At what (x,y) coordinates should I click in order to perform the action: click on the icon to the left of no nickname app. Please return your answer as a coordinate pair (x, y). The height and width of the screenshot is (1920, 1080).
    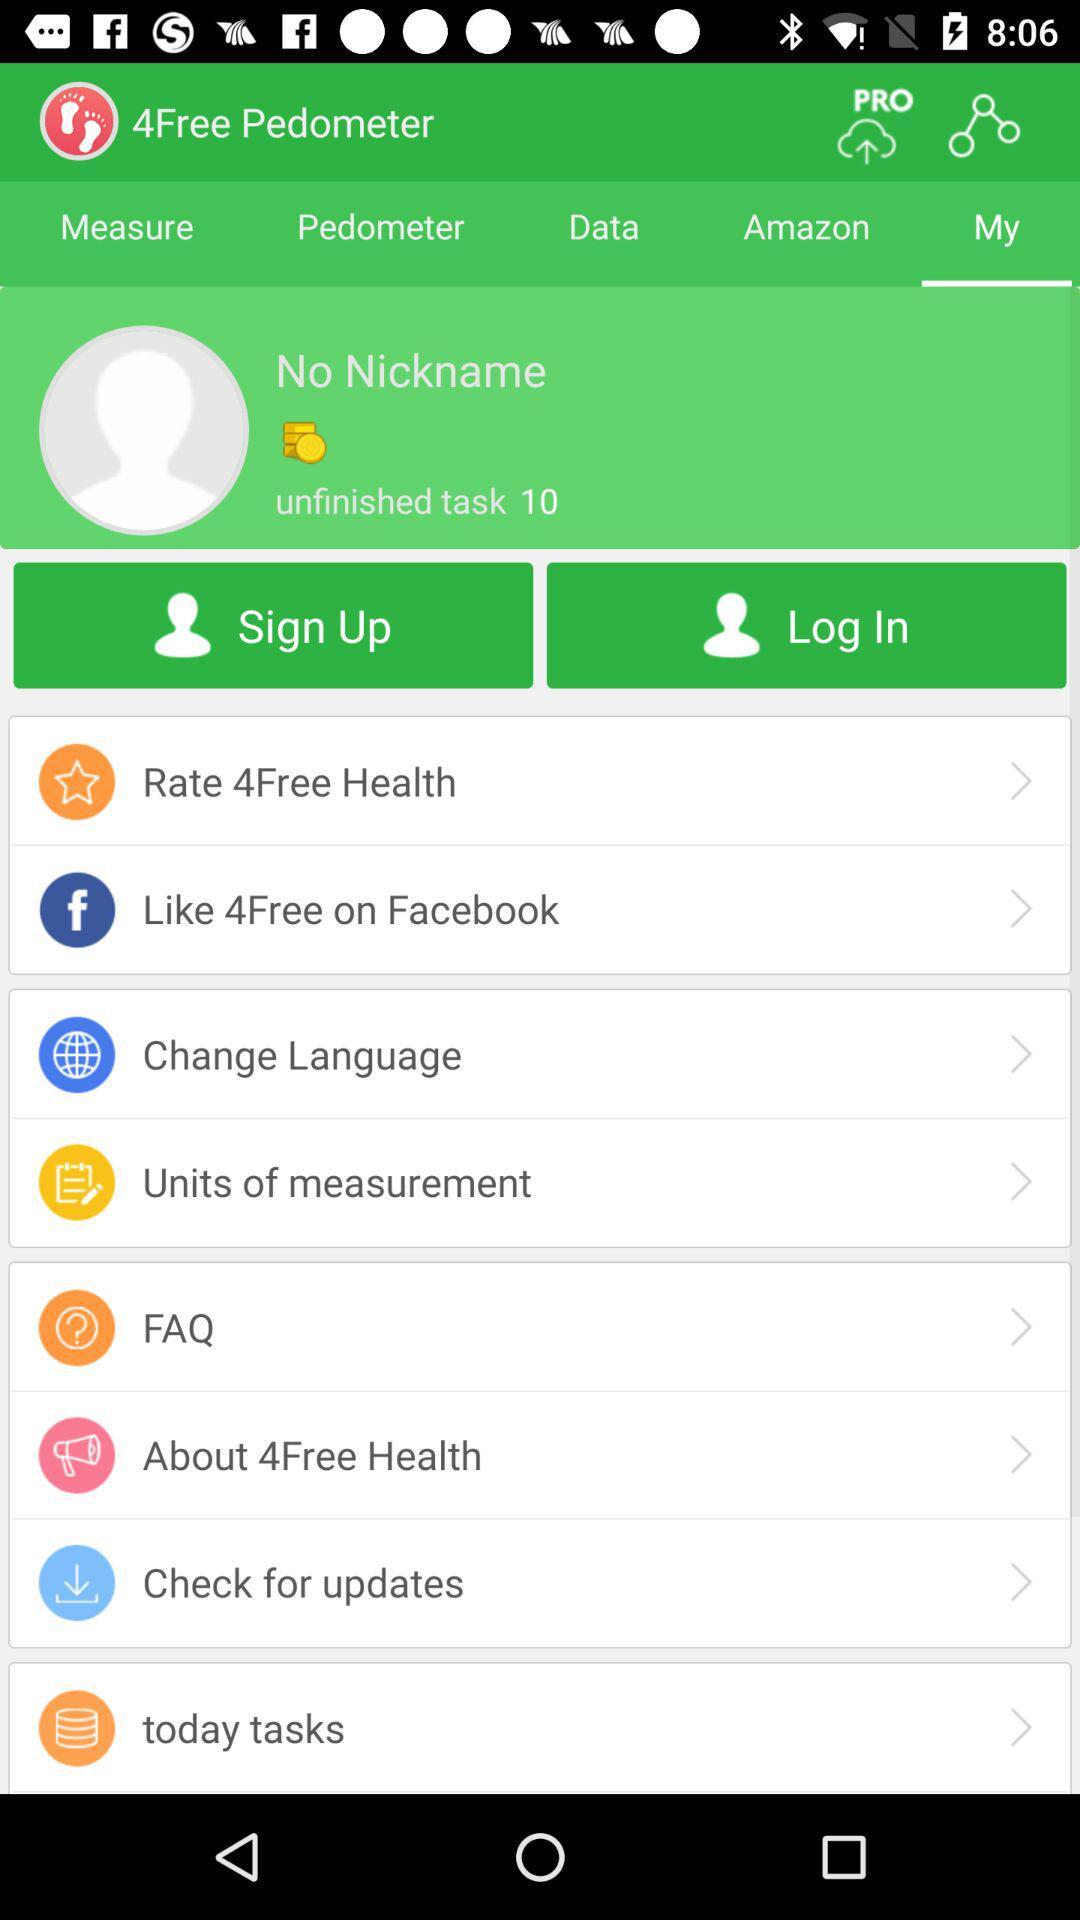
    Looking at the image, I should click on (142, 429).